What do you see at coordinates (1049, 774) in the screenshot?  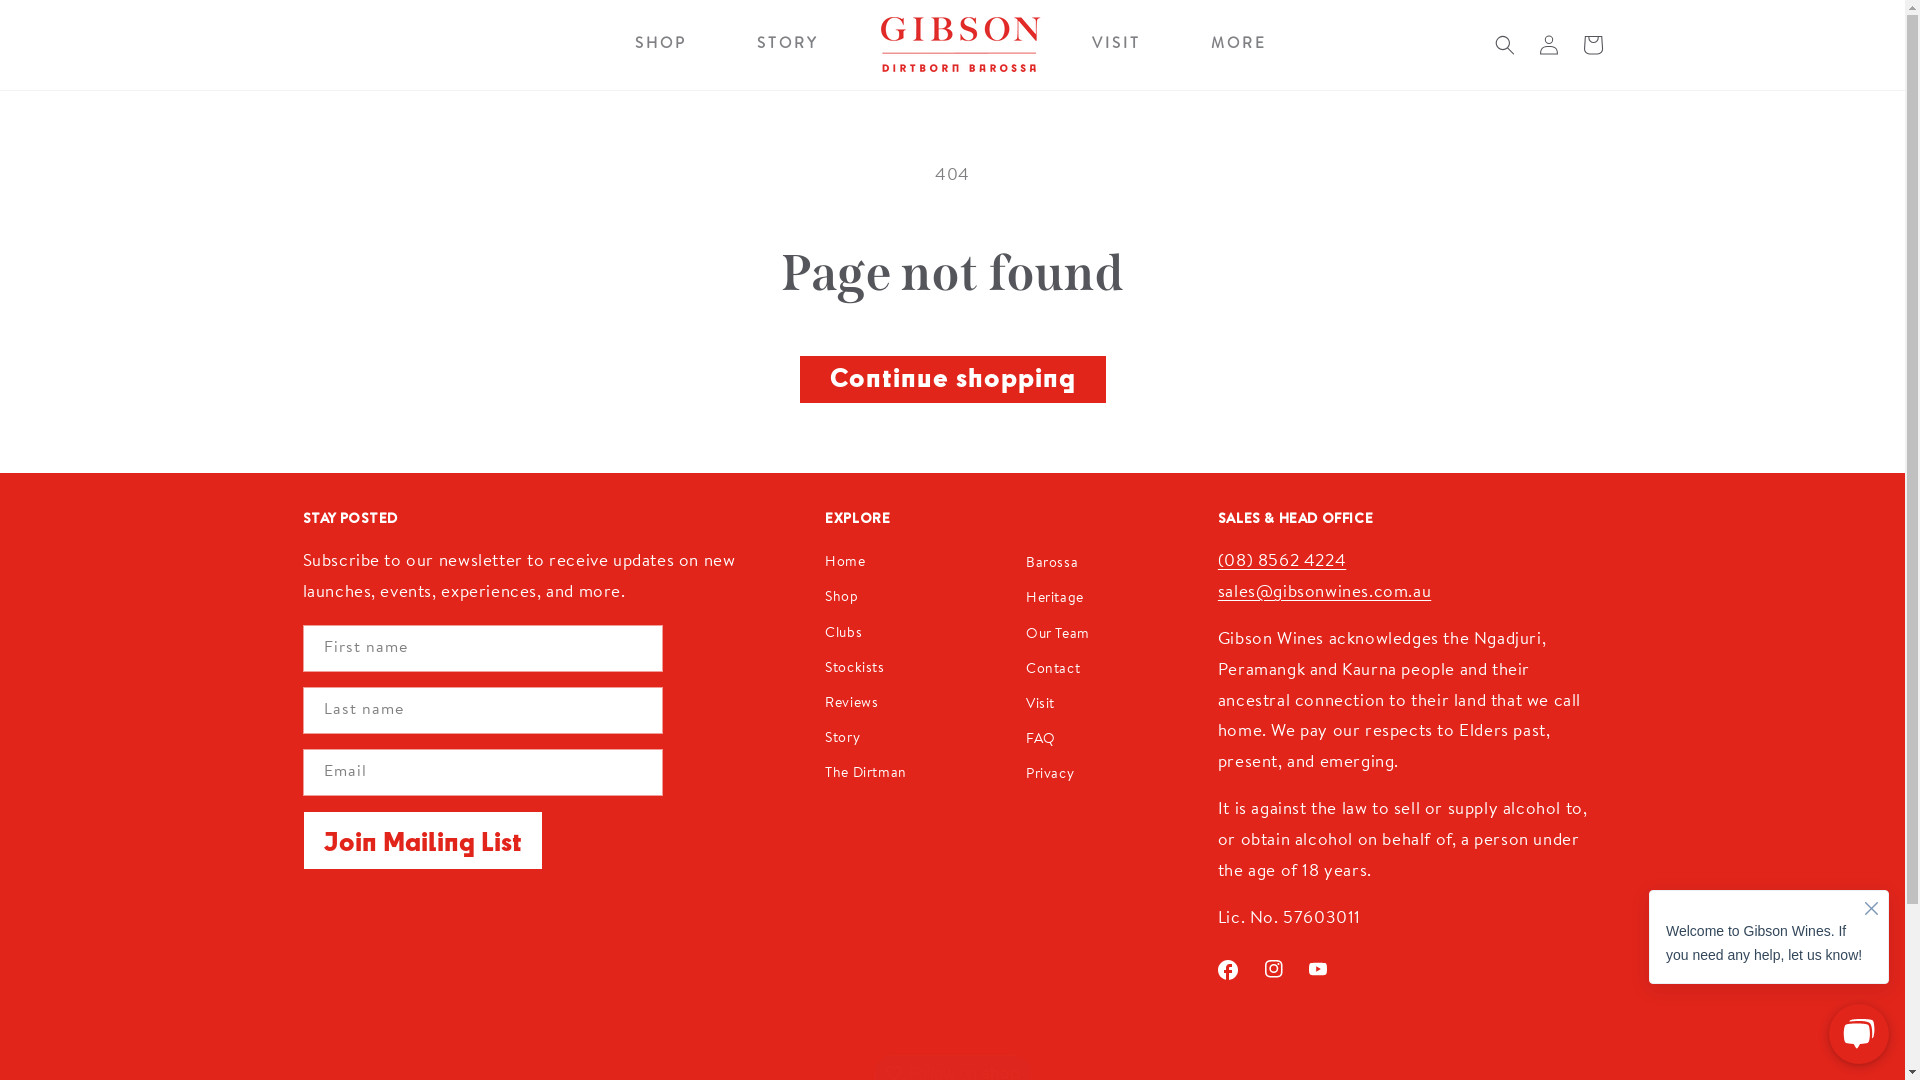 I see `'Privacy'` at bounding box center [1049, 774].